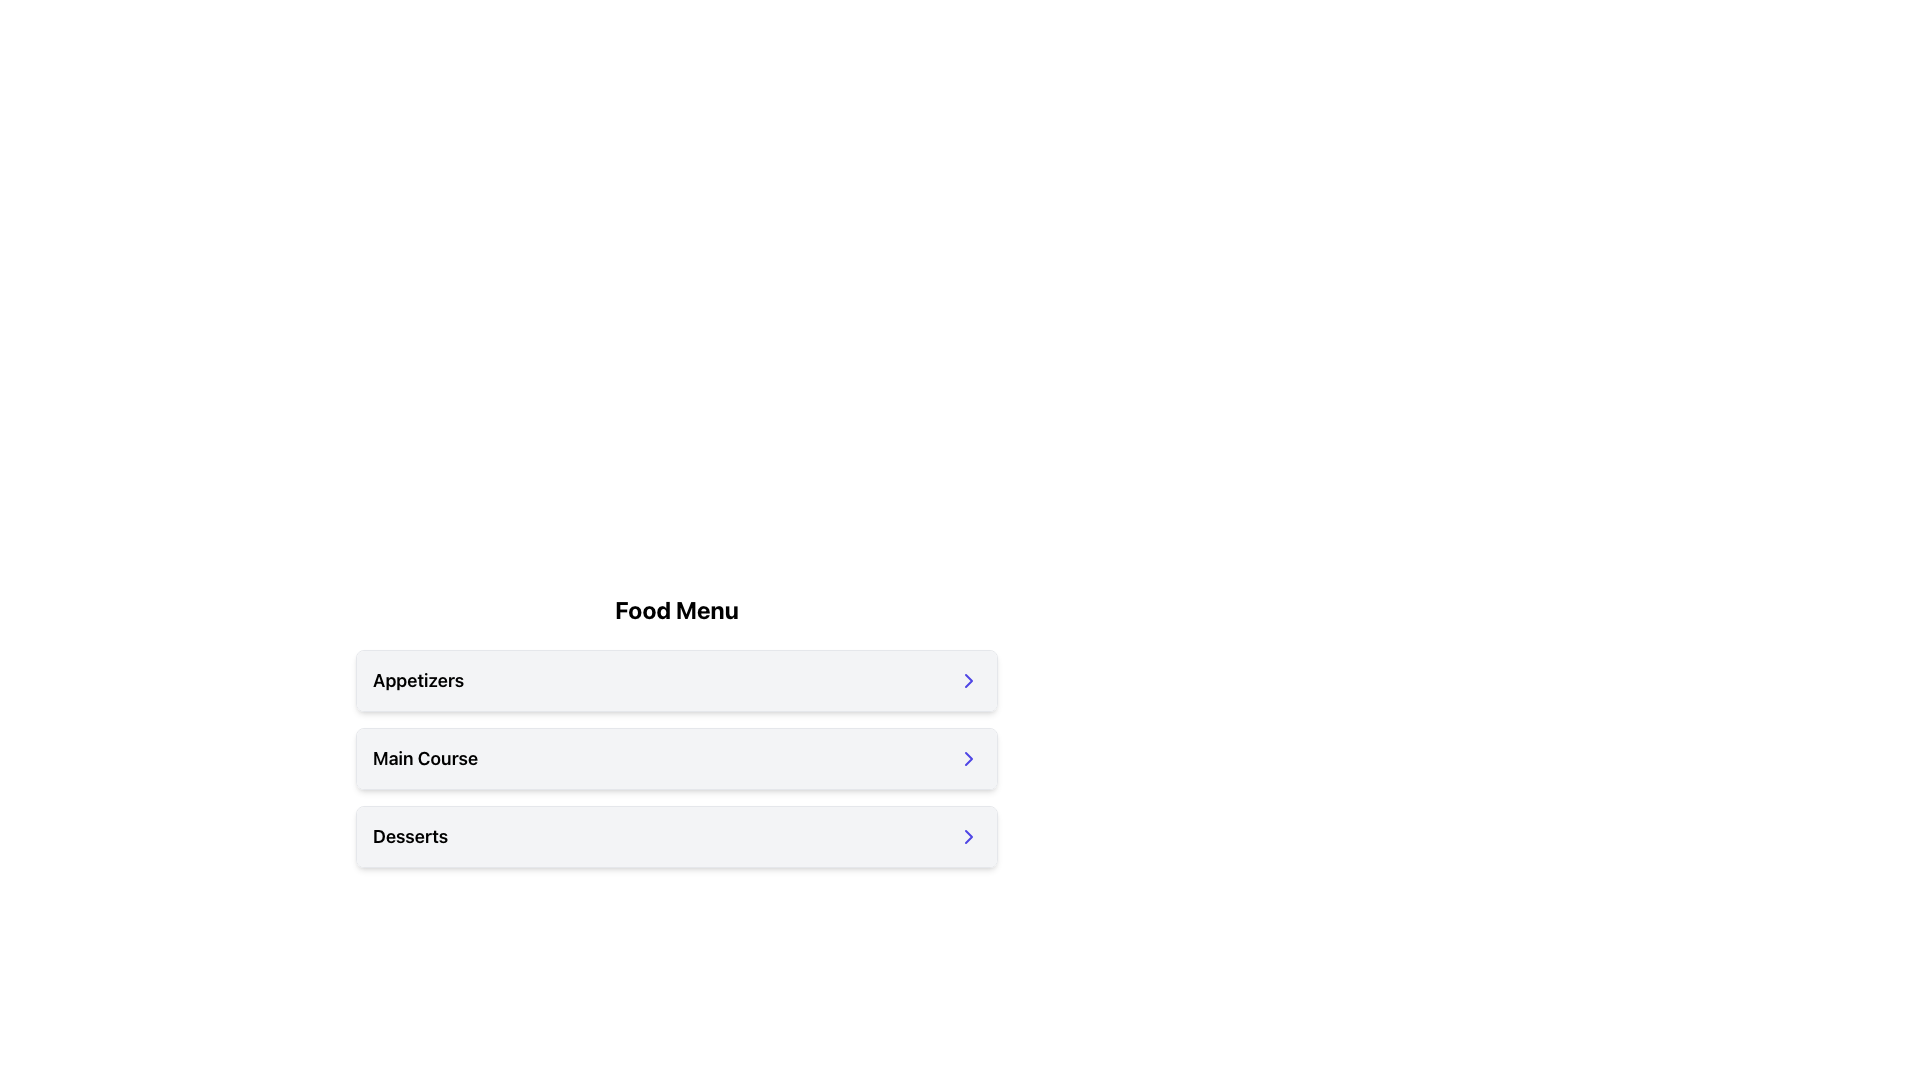 Image resolution: width=1920 pixels, height=1080 pixels. Describe the element at coordinates (969, 759) in the screenshot. I see `the chevron icon located on the far right side of the 'Main Course' menu item` at that location.